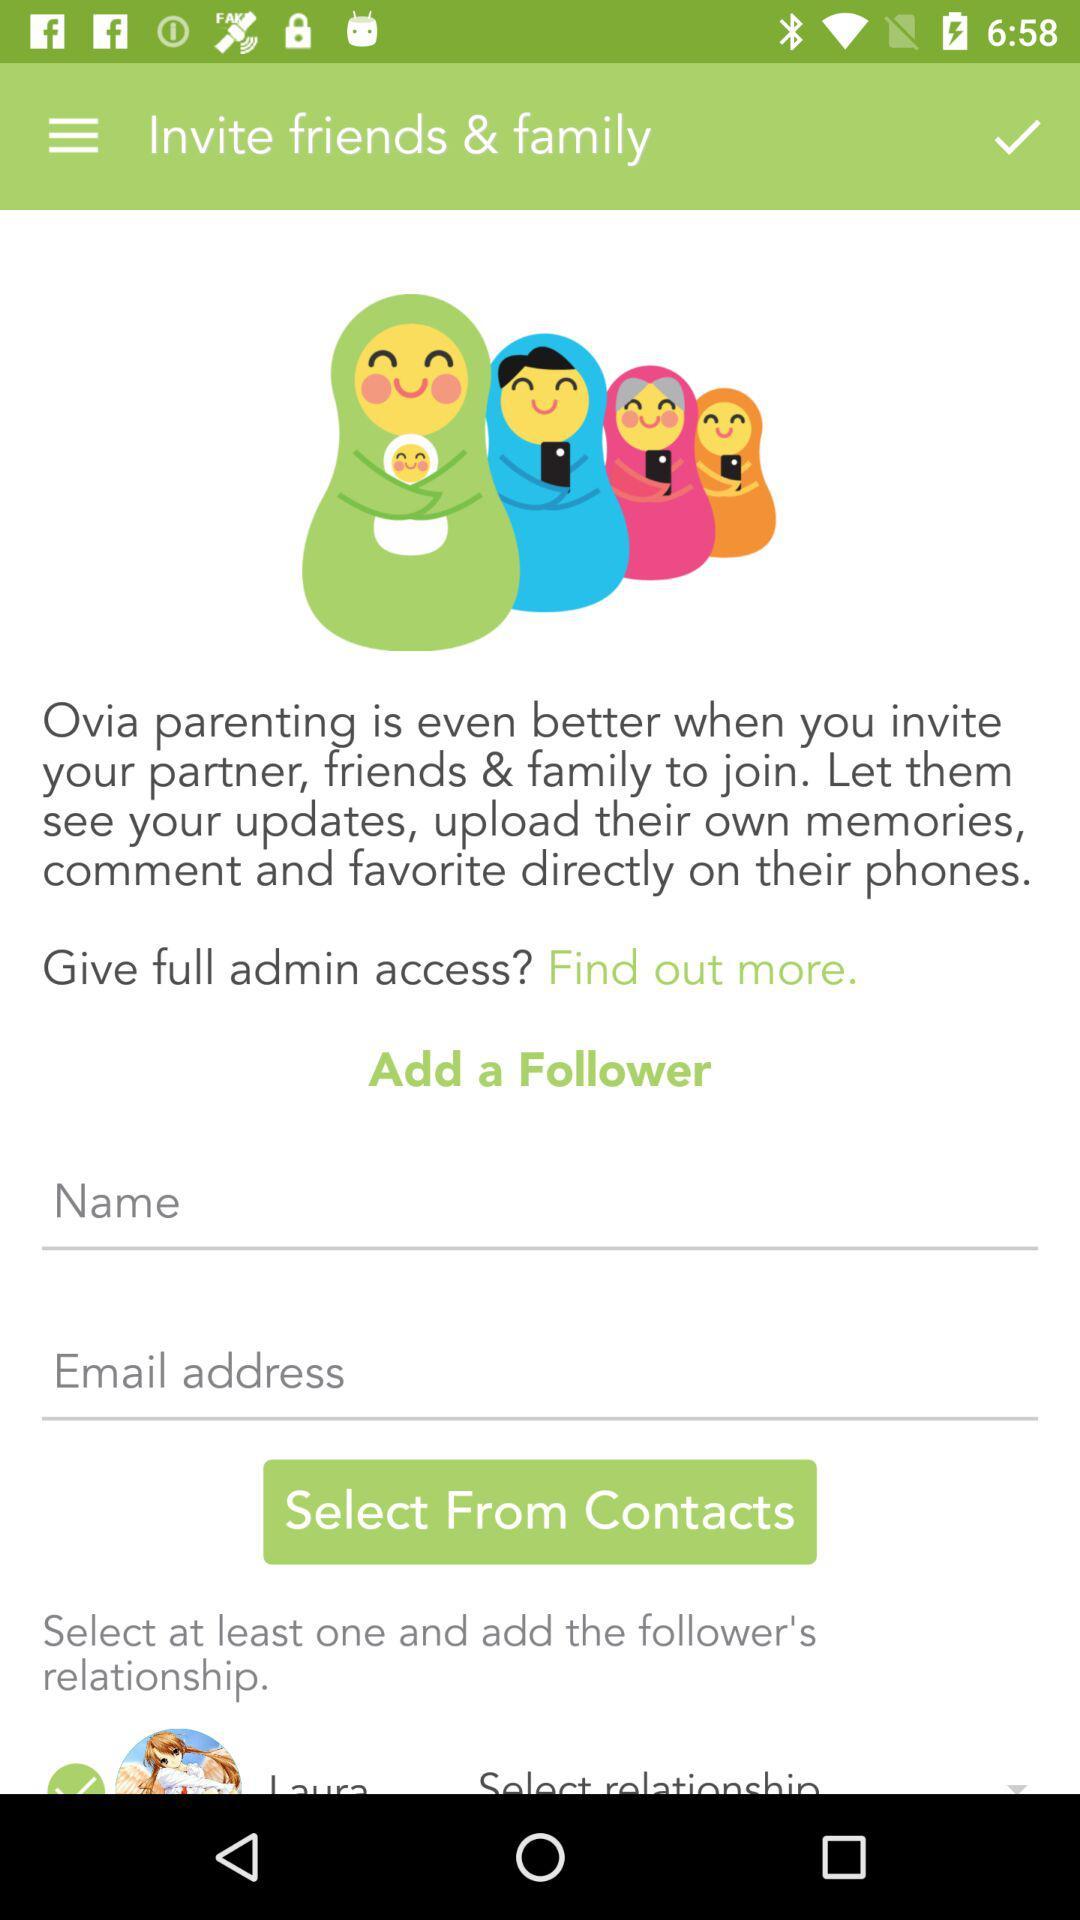 This screenshot has height=1920, width=1080. I want to click on the item to the right of invite friends & family icon, so click(1017, 135).